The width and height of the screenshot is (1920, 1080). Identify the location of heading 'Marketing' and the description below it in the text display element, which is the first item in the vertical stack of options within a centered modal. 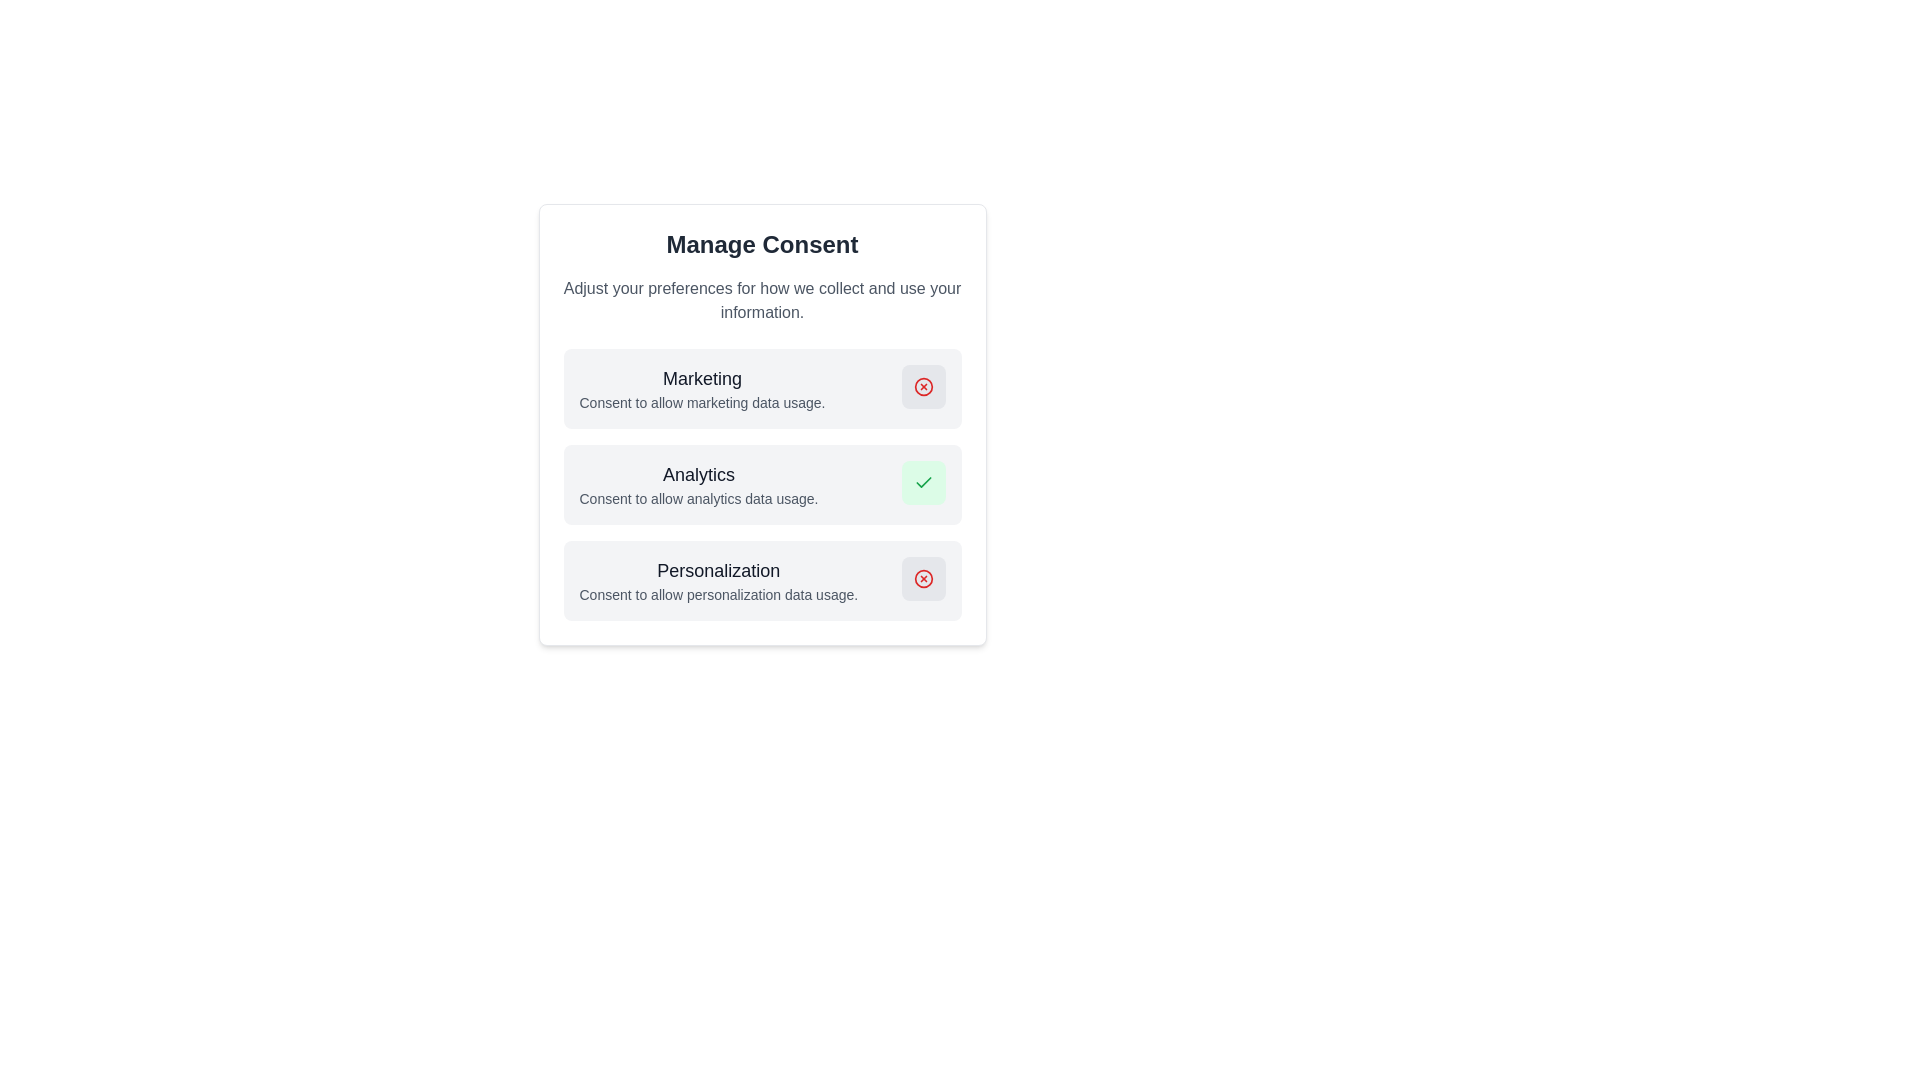
(702, 389).